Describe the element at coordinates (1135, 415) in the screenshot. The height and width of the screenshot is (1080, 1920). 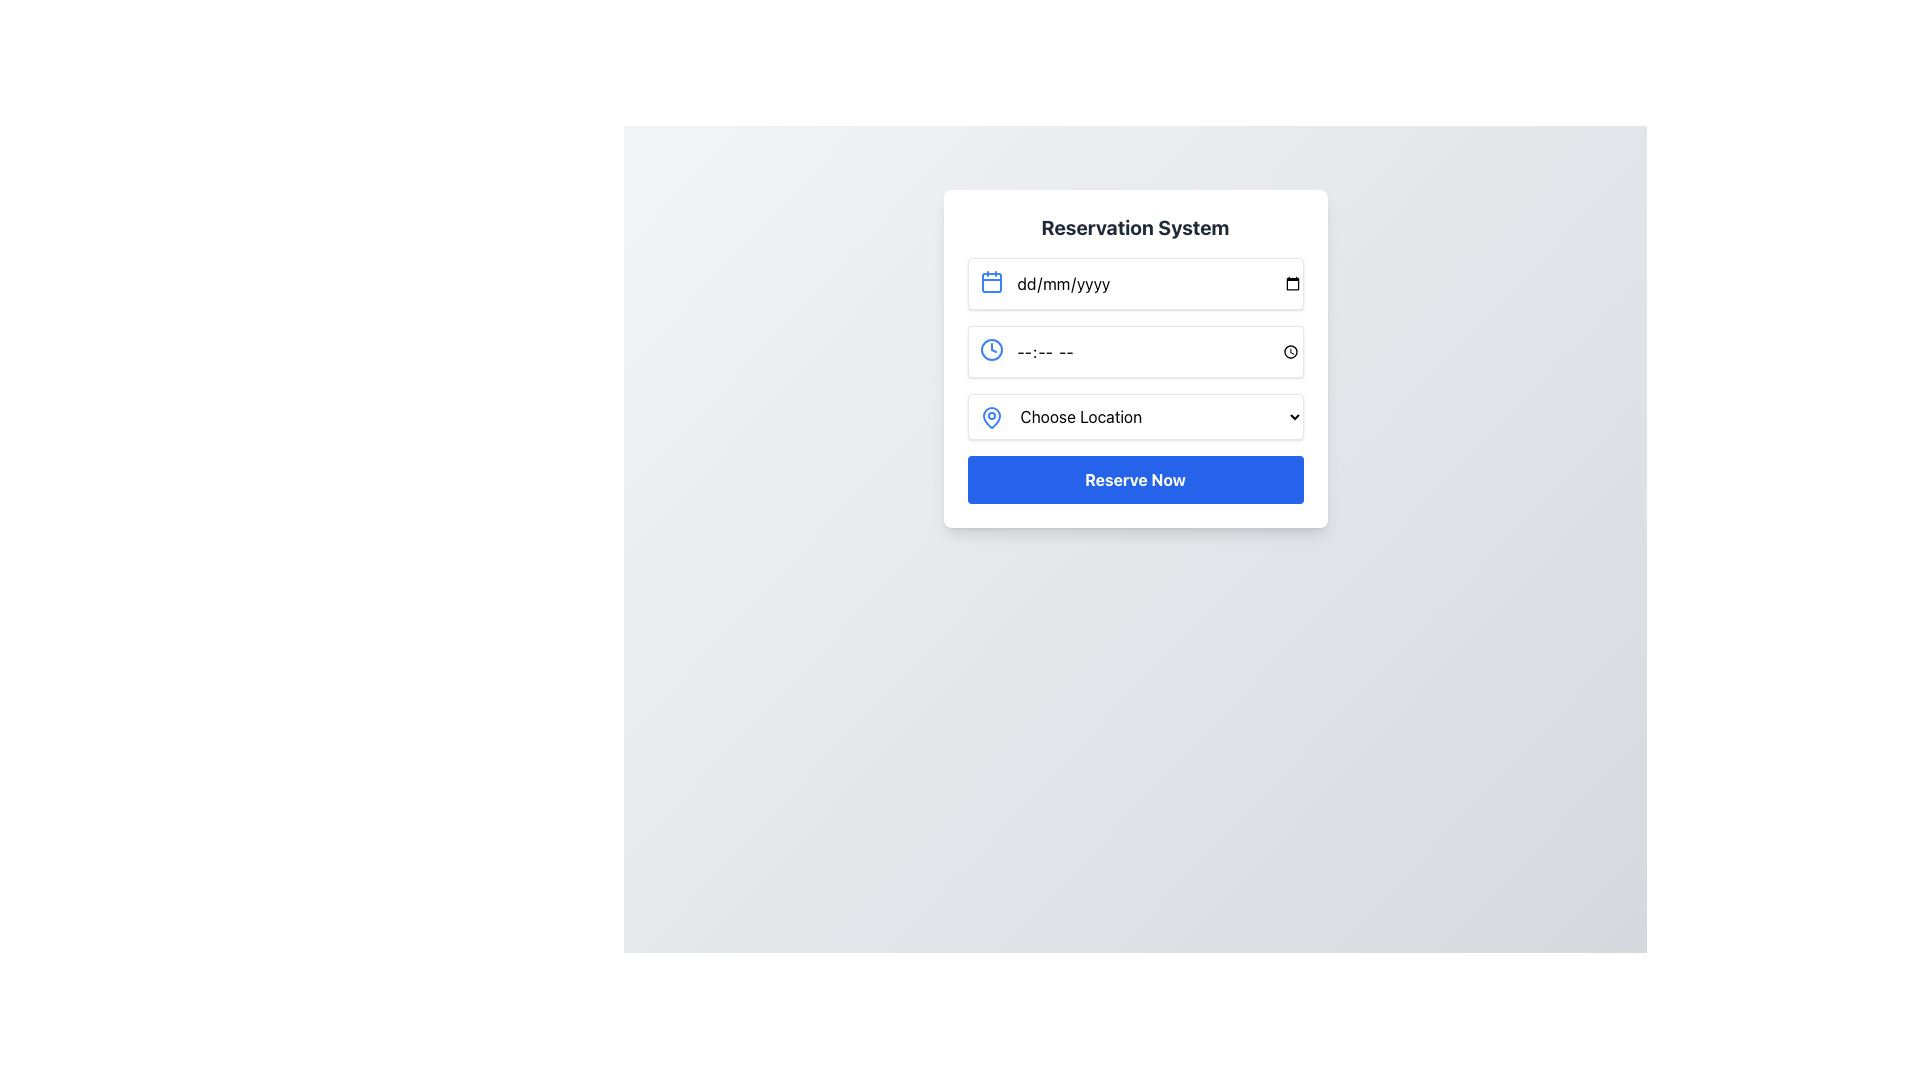
I see `the dropdown menu labeled 'Choose Location'` at that location.